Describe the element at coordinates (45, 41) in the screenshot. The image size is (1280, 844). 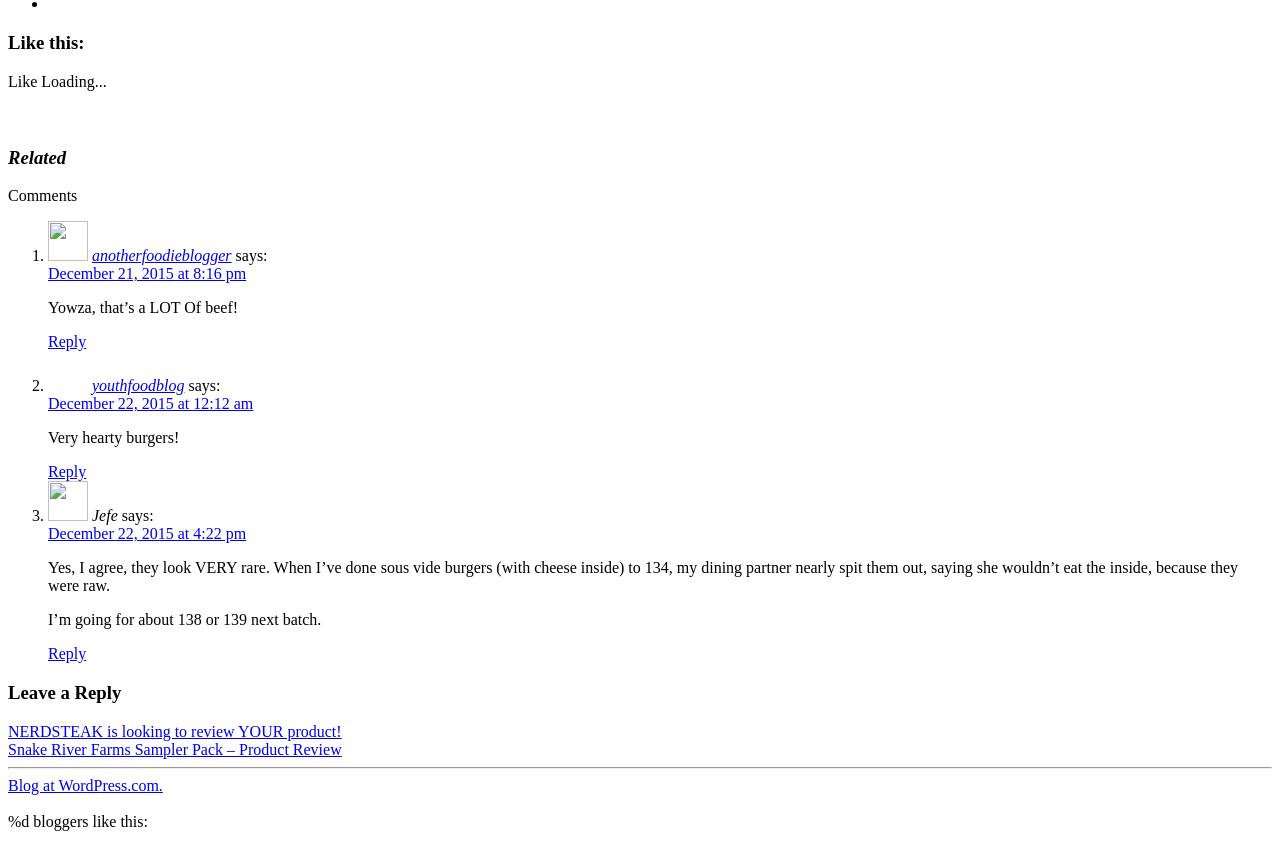
I see `'Like this:'` at that location.